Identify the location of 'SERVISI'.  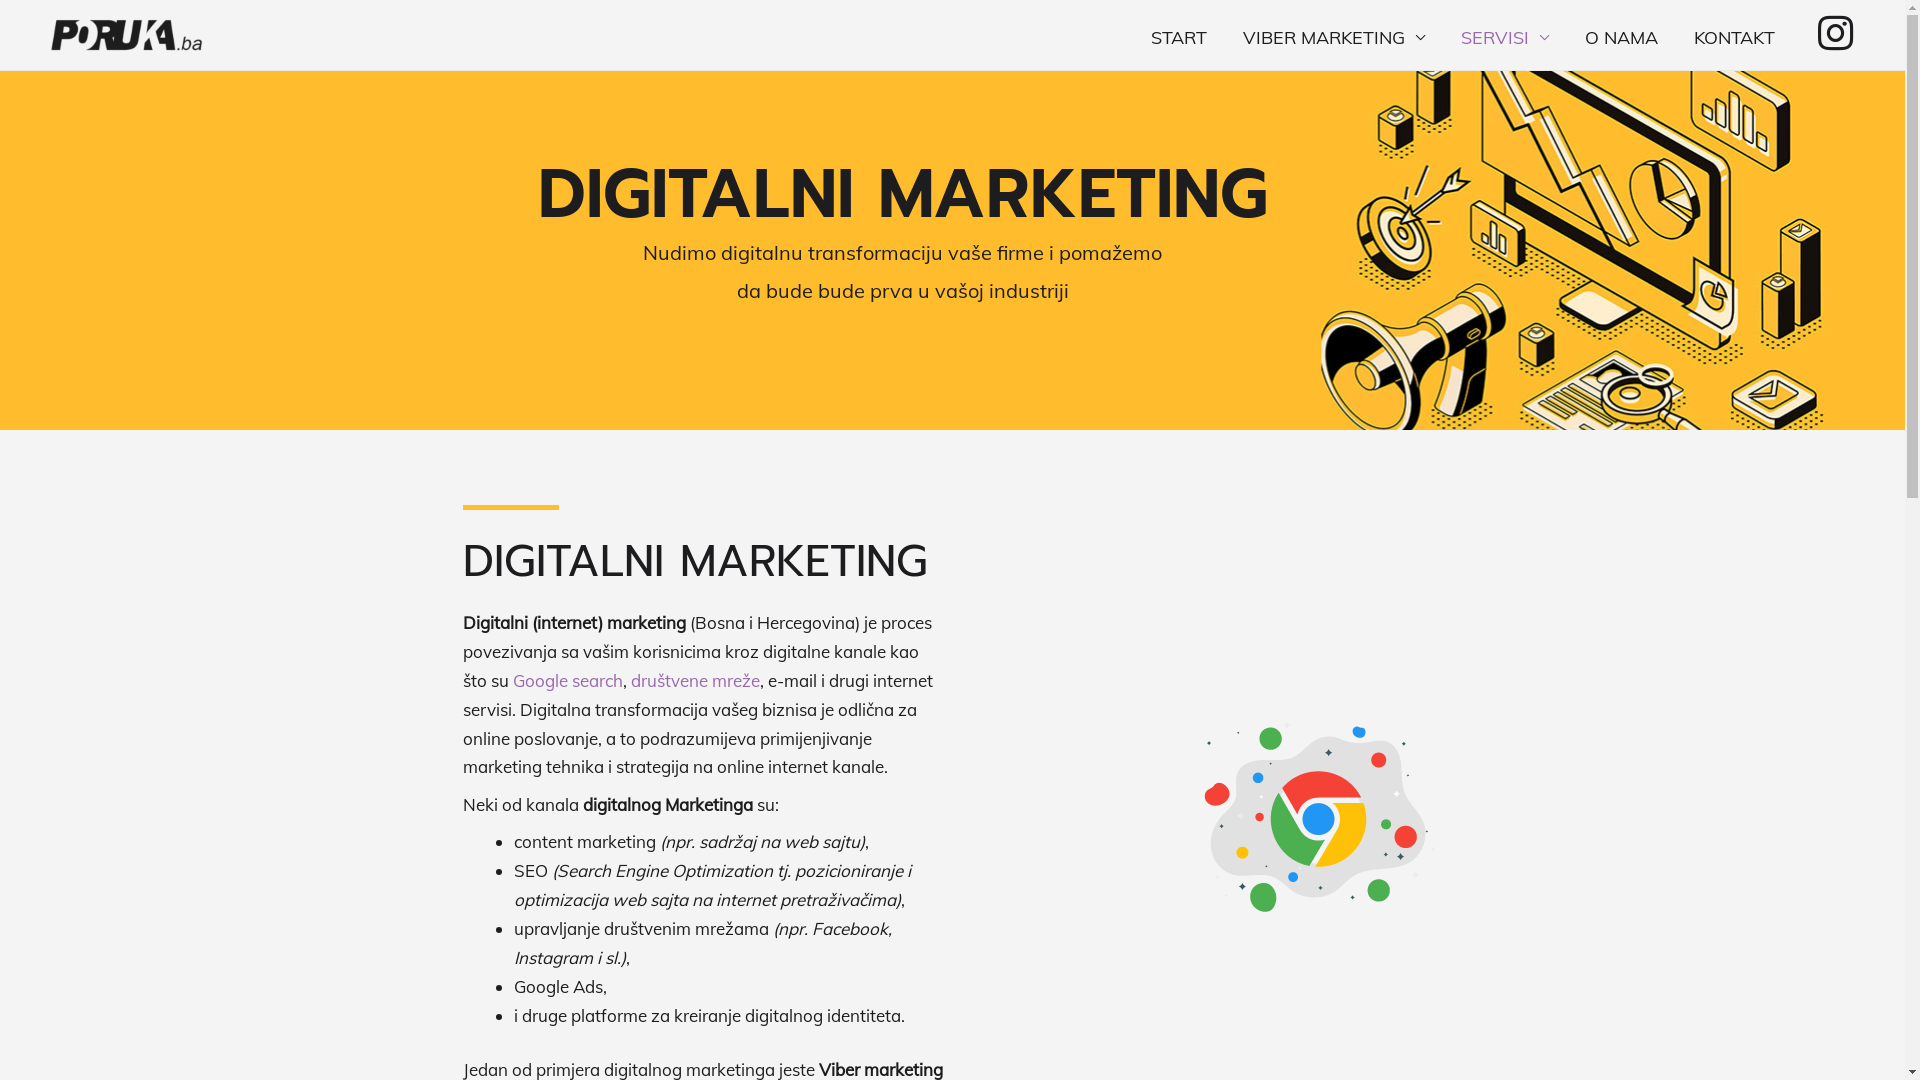
(1503, 37).